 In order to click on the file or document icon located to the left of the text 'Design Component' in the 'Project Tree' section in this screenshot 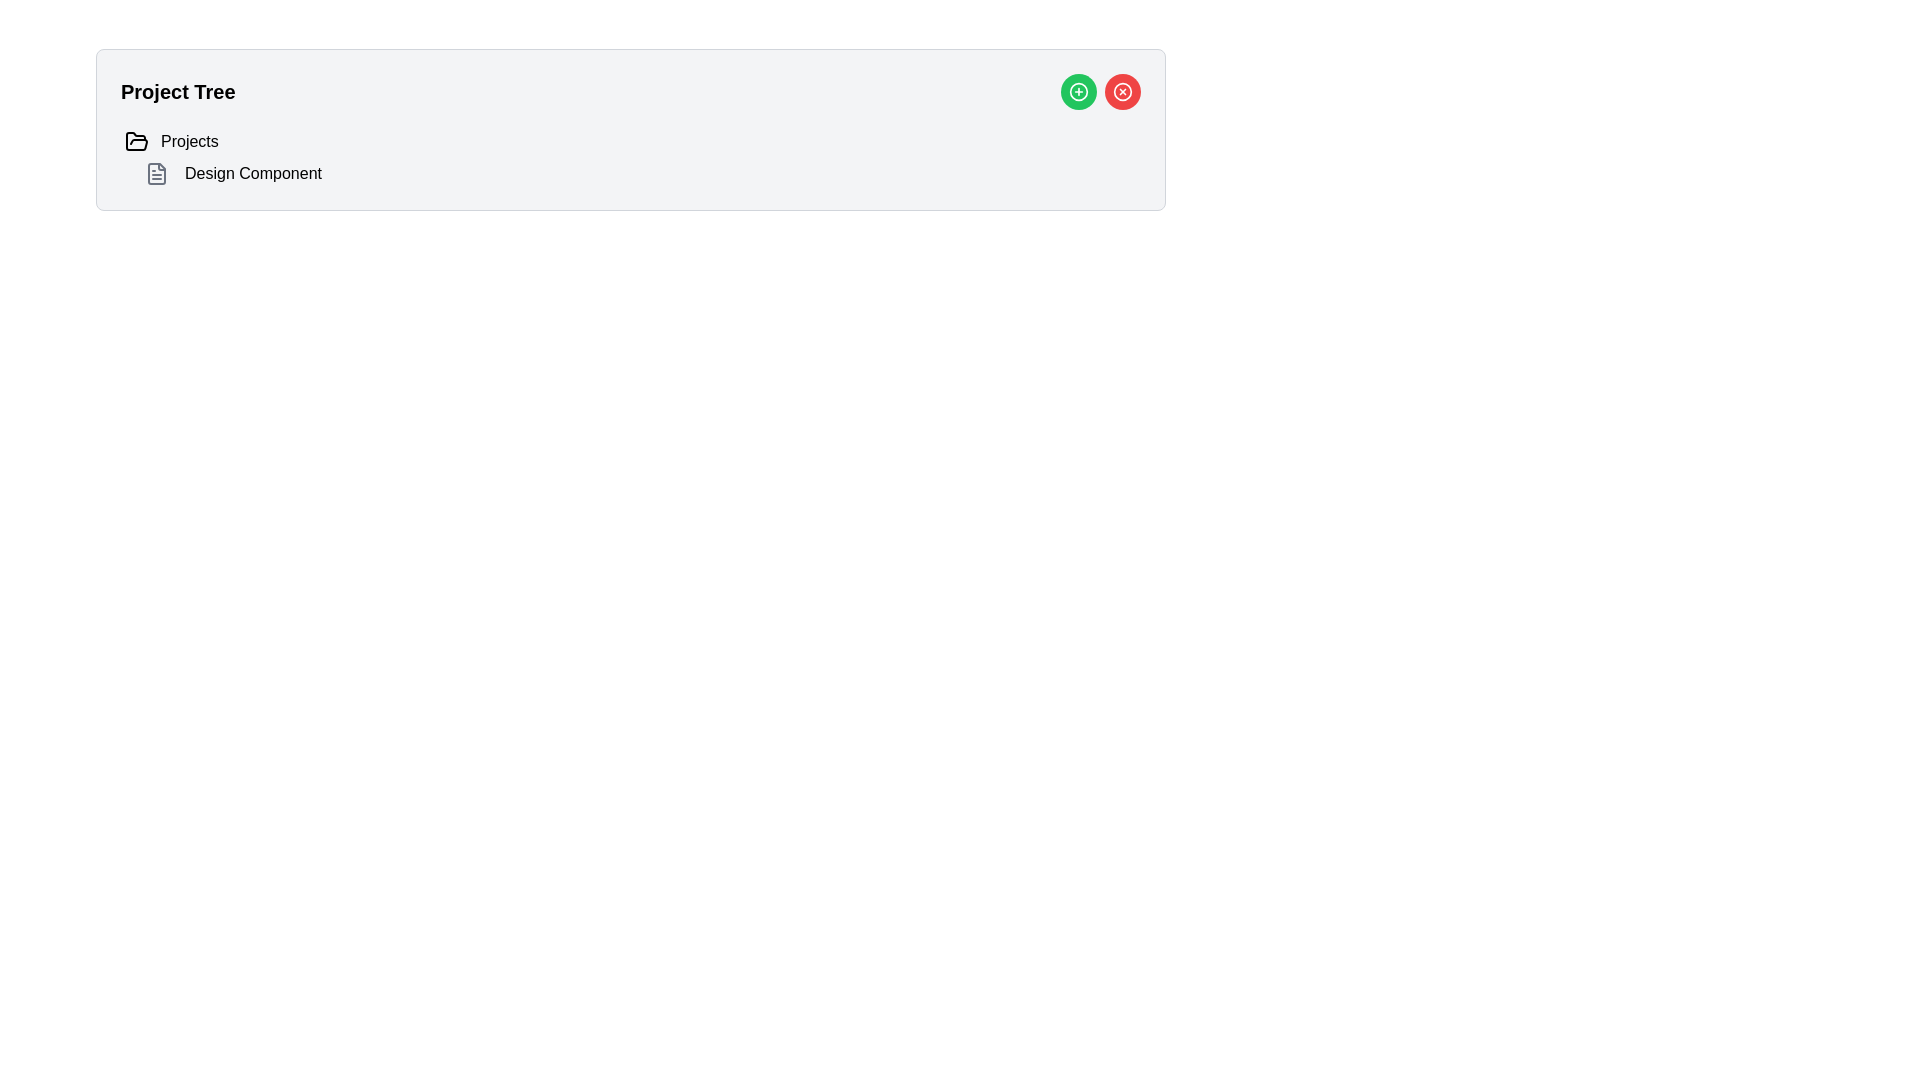, I will do `click(156, 172)`.